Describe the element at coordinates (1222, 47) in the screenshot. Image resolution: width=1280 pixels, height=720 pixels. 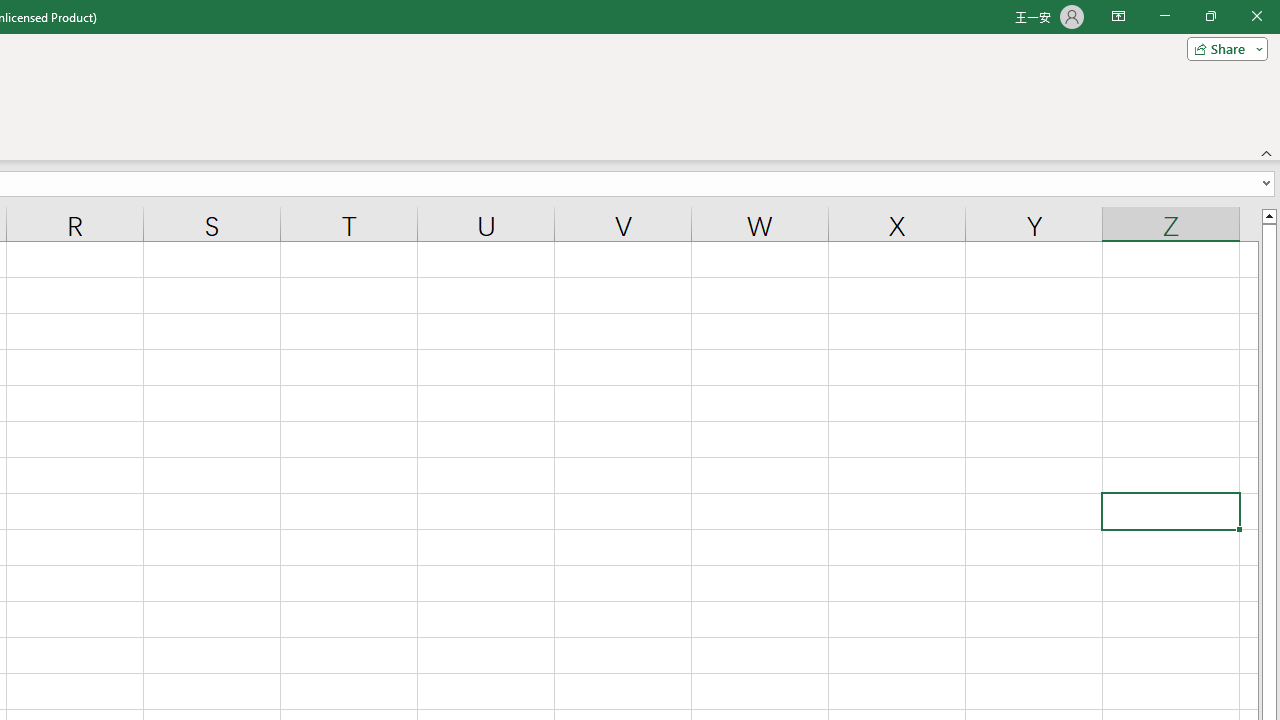
I see `'Share'` at that location.